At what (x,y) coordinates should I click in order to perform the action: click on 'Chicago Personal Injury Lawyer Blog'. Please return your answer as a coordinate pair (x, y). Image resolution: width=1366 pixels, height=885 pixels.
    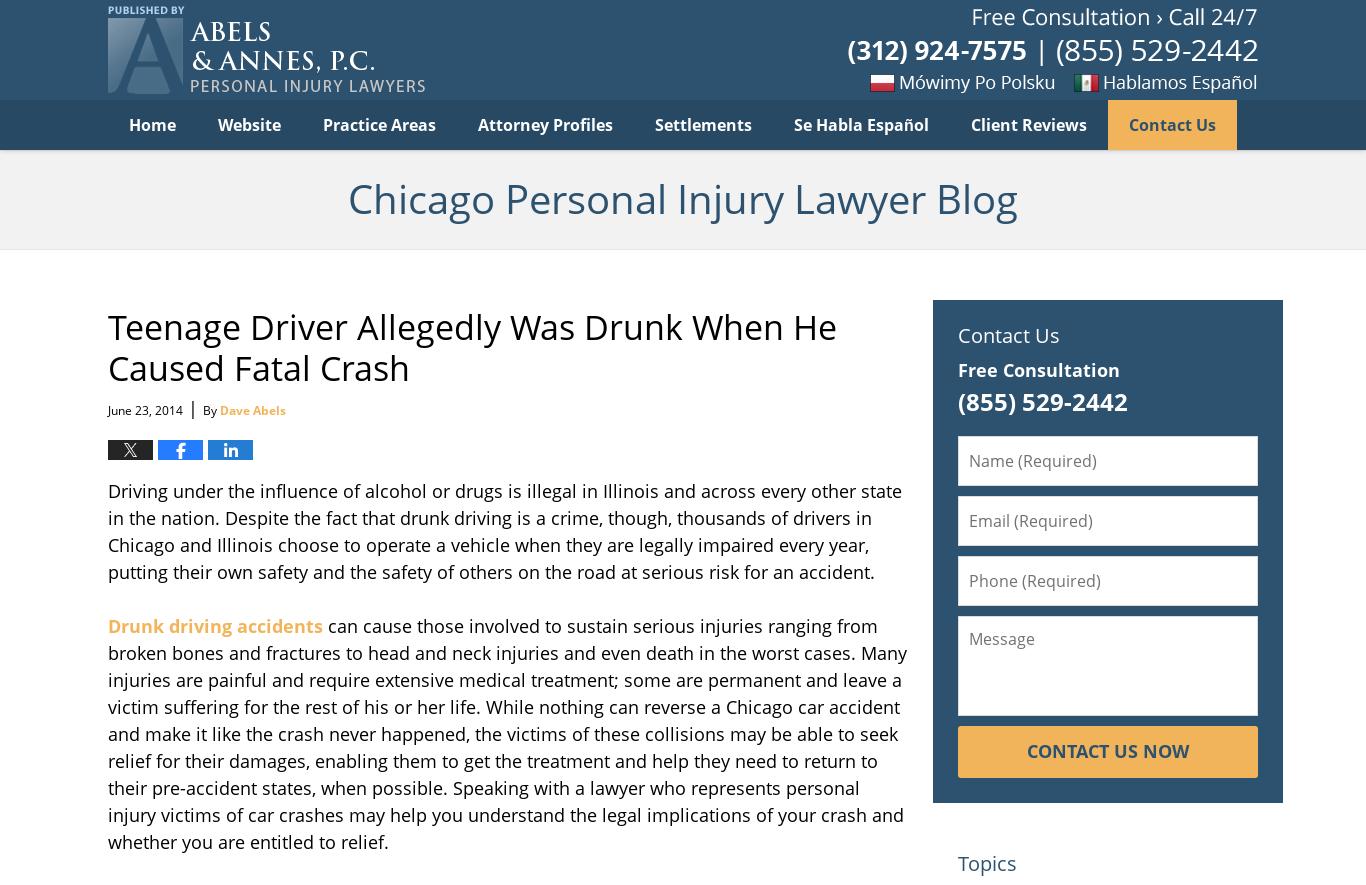
    Looking at the image, I should click on (683, 198).